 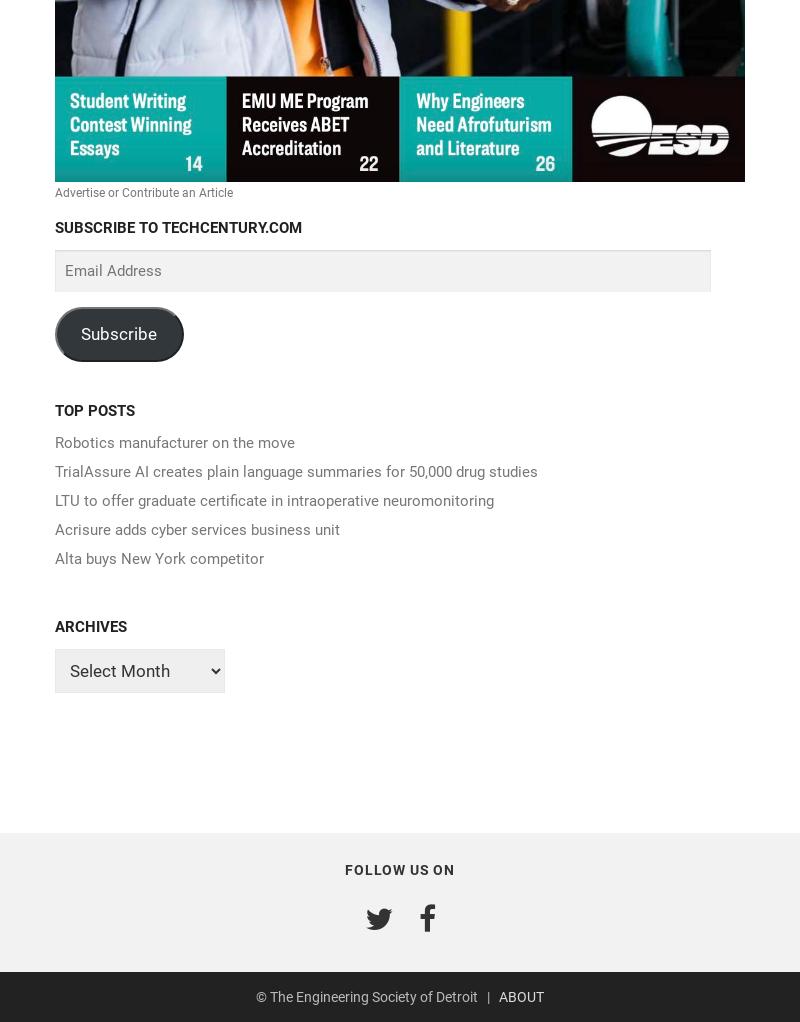 What do you see at coordinates (174, 441) in the screenshot?
I see `'Robotics manufacturer on the move'` at bounding box center [174, 441].